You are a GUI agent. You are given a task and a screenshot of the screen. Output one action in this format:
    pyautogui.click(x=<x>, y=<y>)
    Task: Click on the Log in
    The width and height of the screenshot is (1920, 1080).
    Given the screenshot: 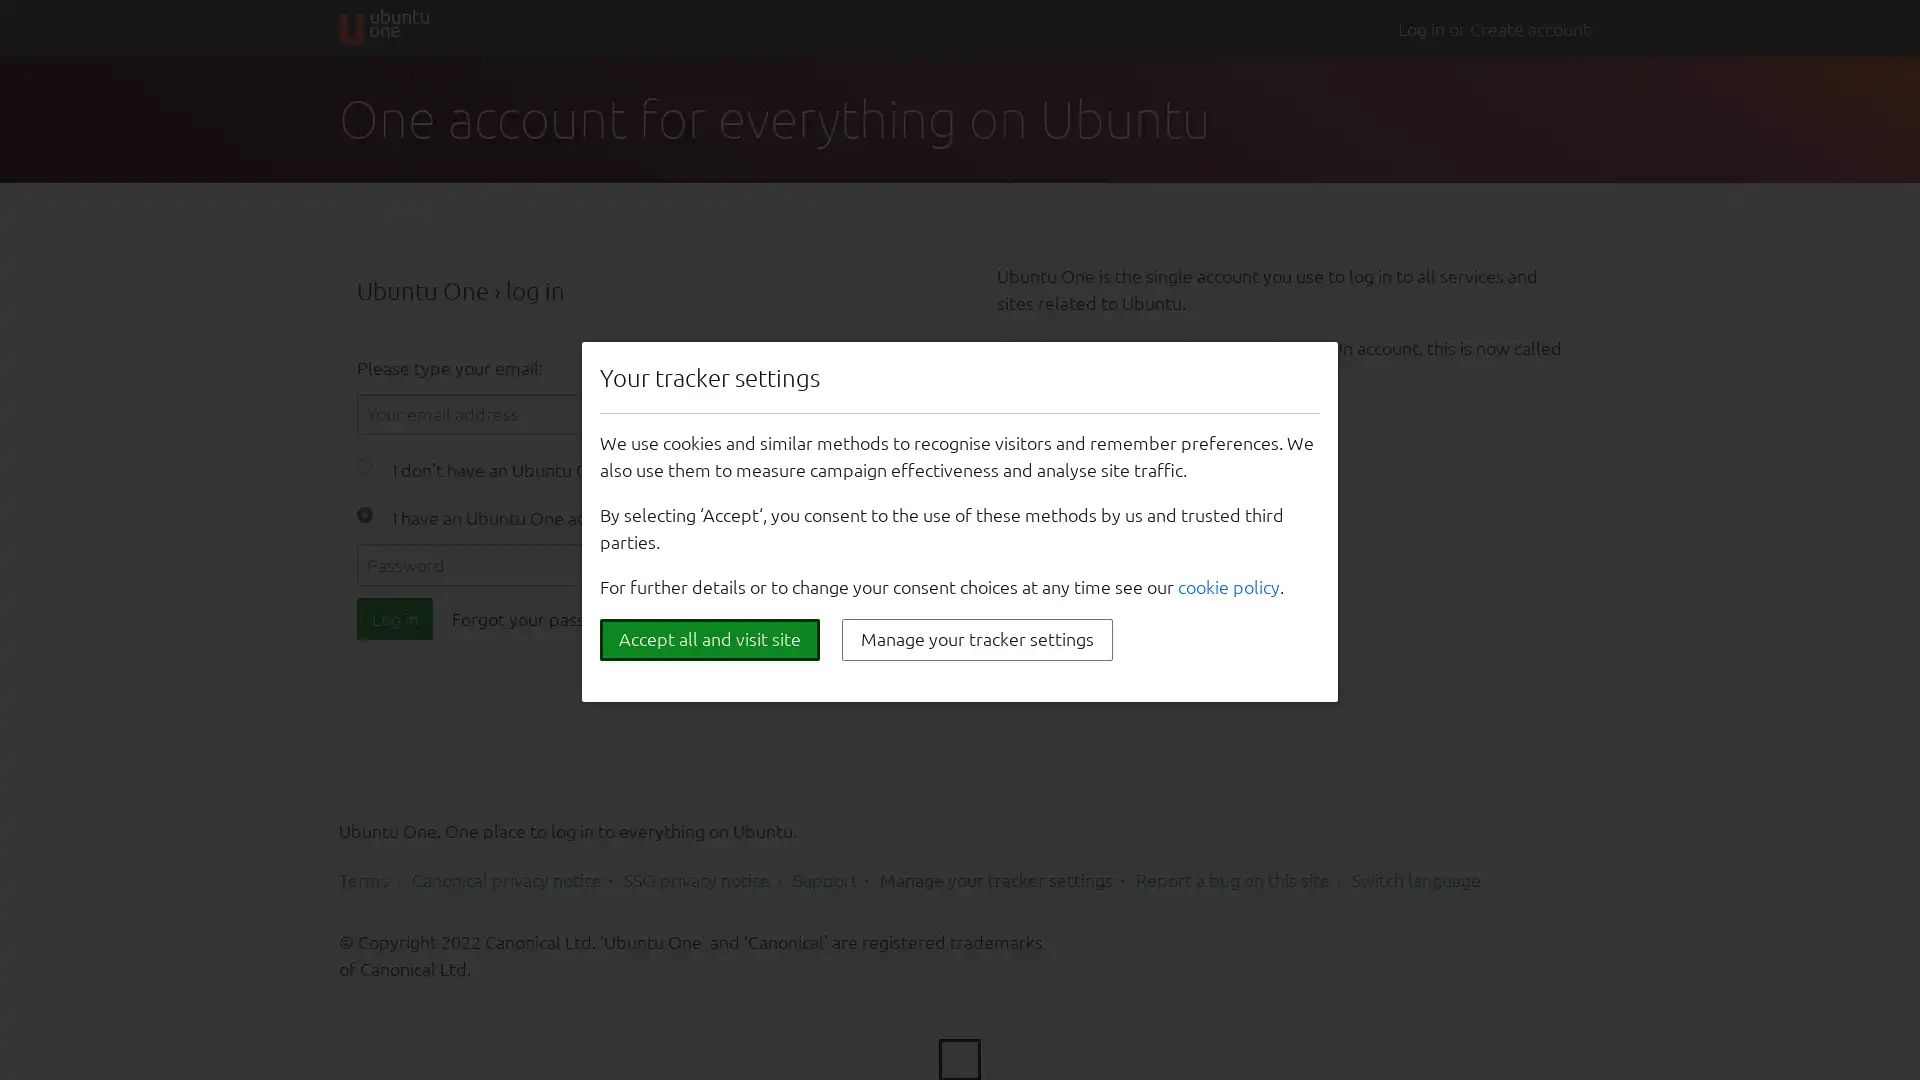 What is the action you would take?
    pyautogui.click(x=394, y=617)
    